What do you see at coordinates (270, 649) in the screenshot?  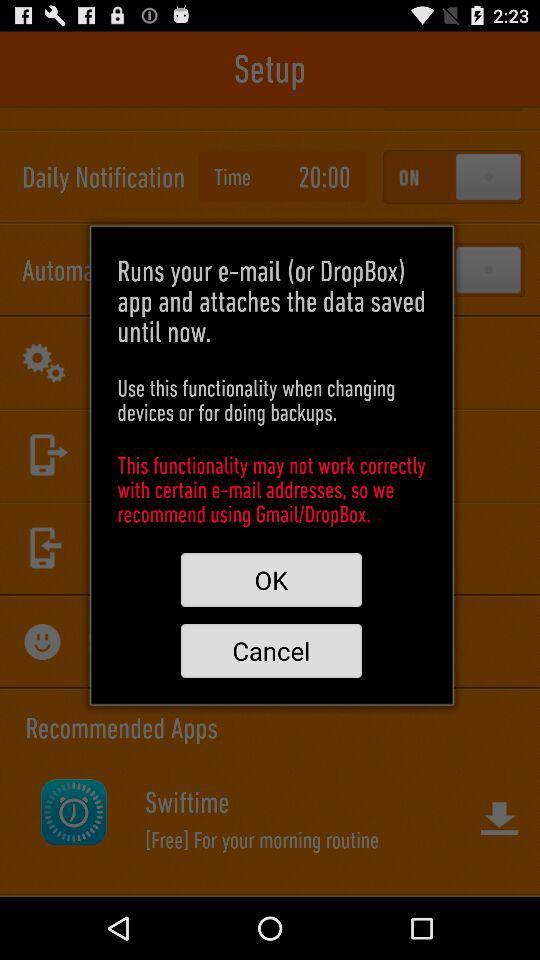 I see `cancel icon` at bounding box center [270, 649].